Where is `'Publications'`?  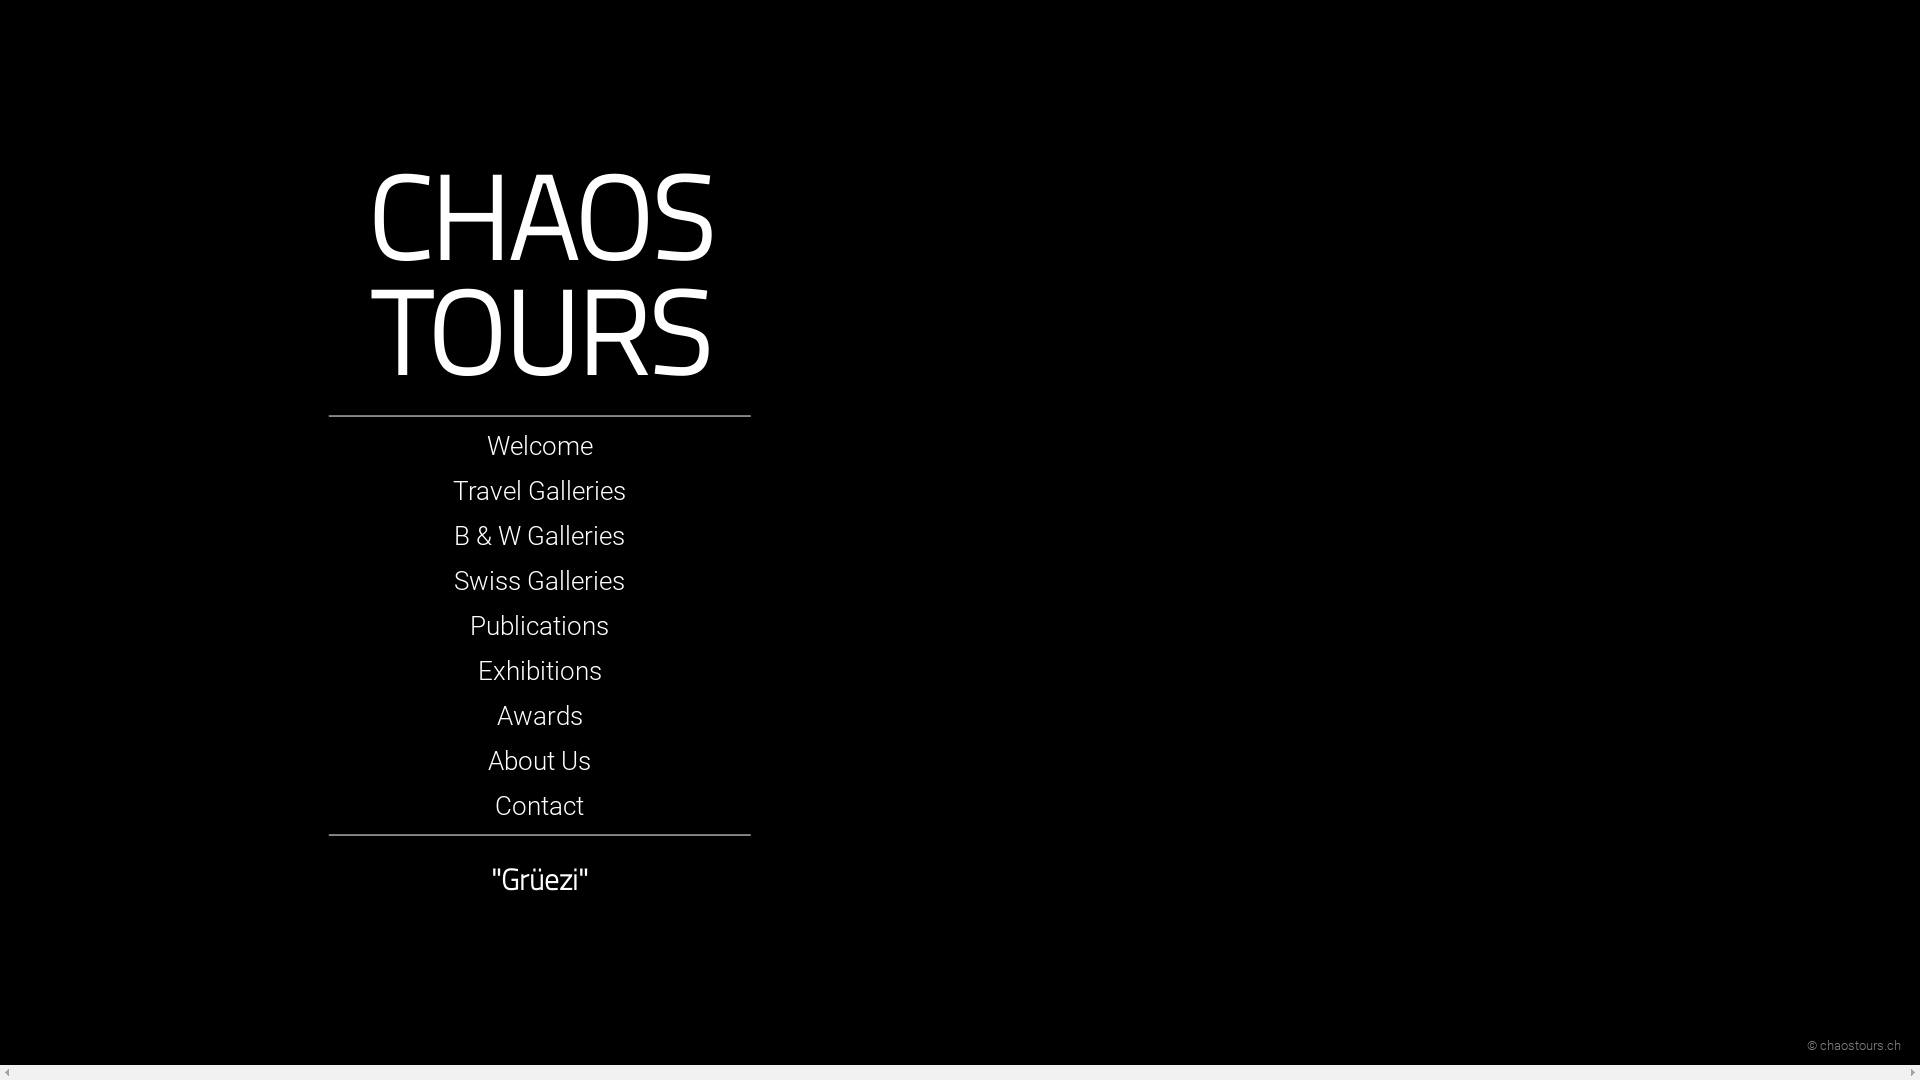 'Publications' is located at coordinates (539, 624).